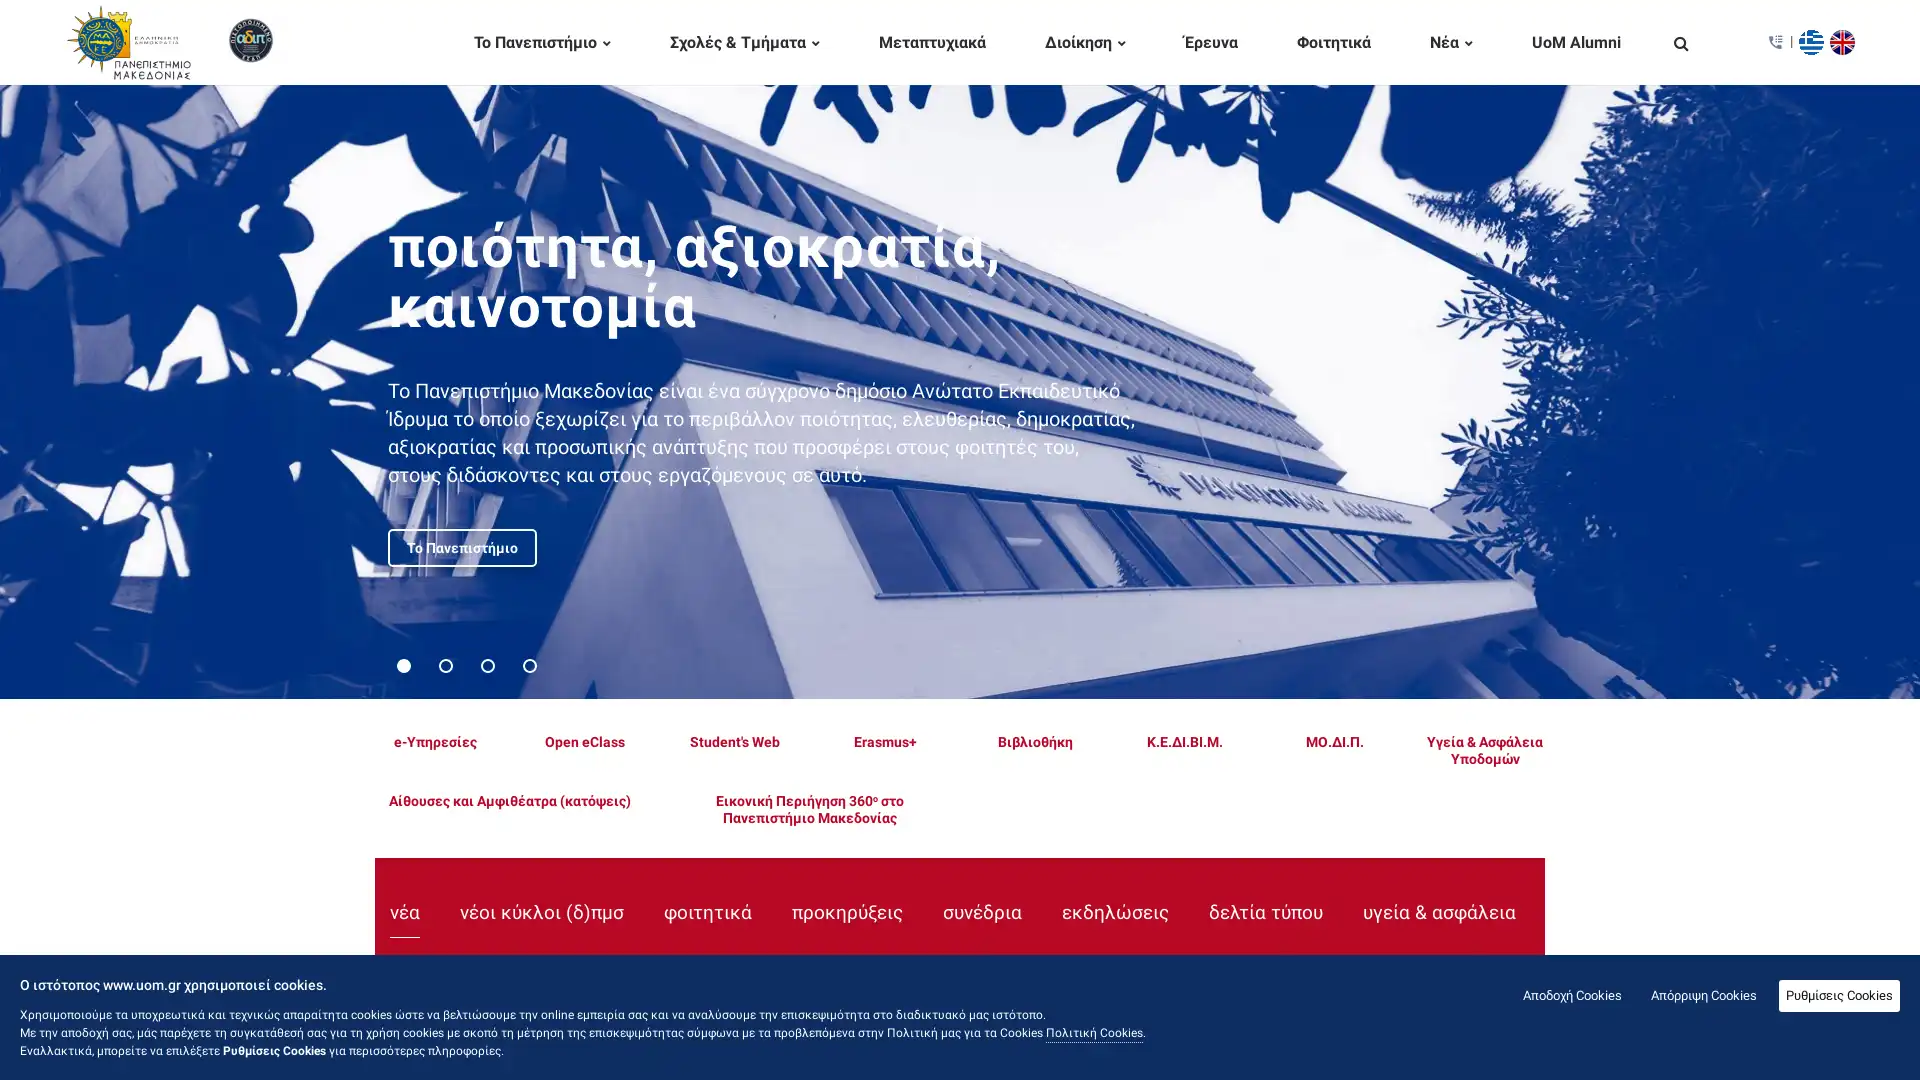 This screenshot has height=1080, width=1920. What do you see at coordinates (1703, 995) in the screenshot?
I see `Cookies` at bounding box center [1703, 995].